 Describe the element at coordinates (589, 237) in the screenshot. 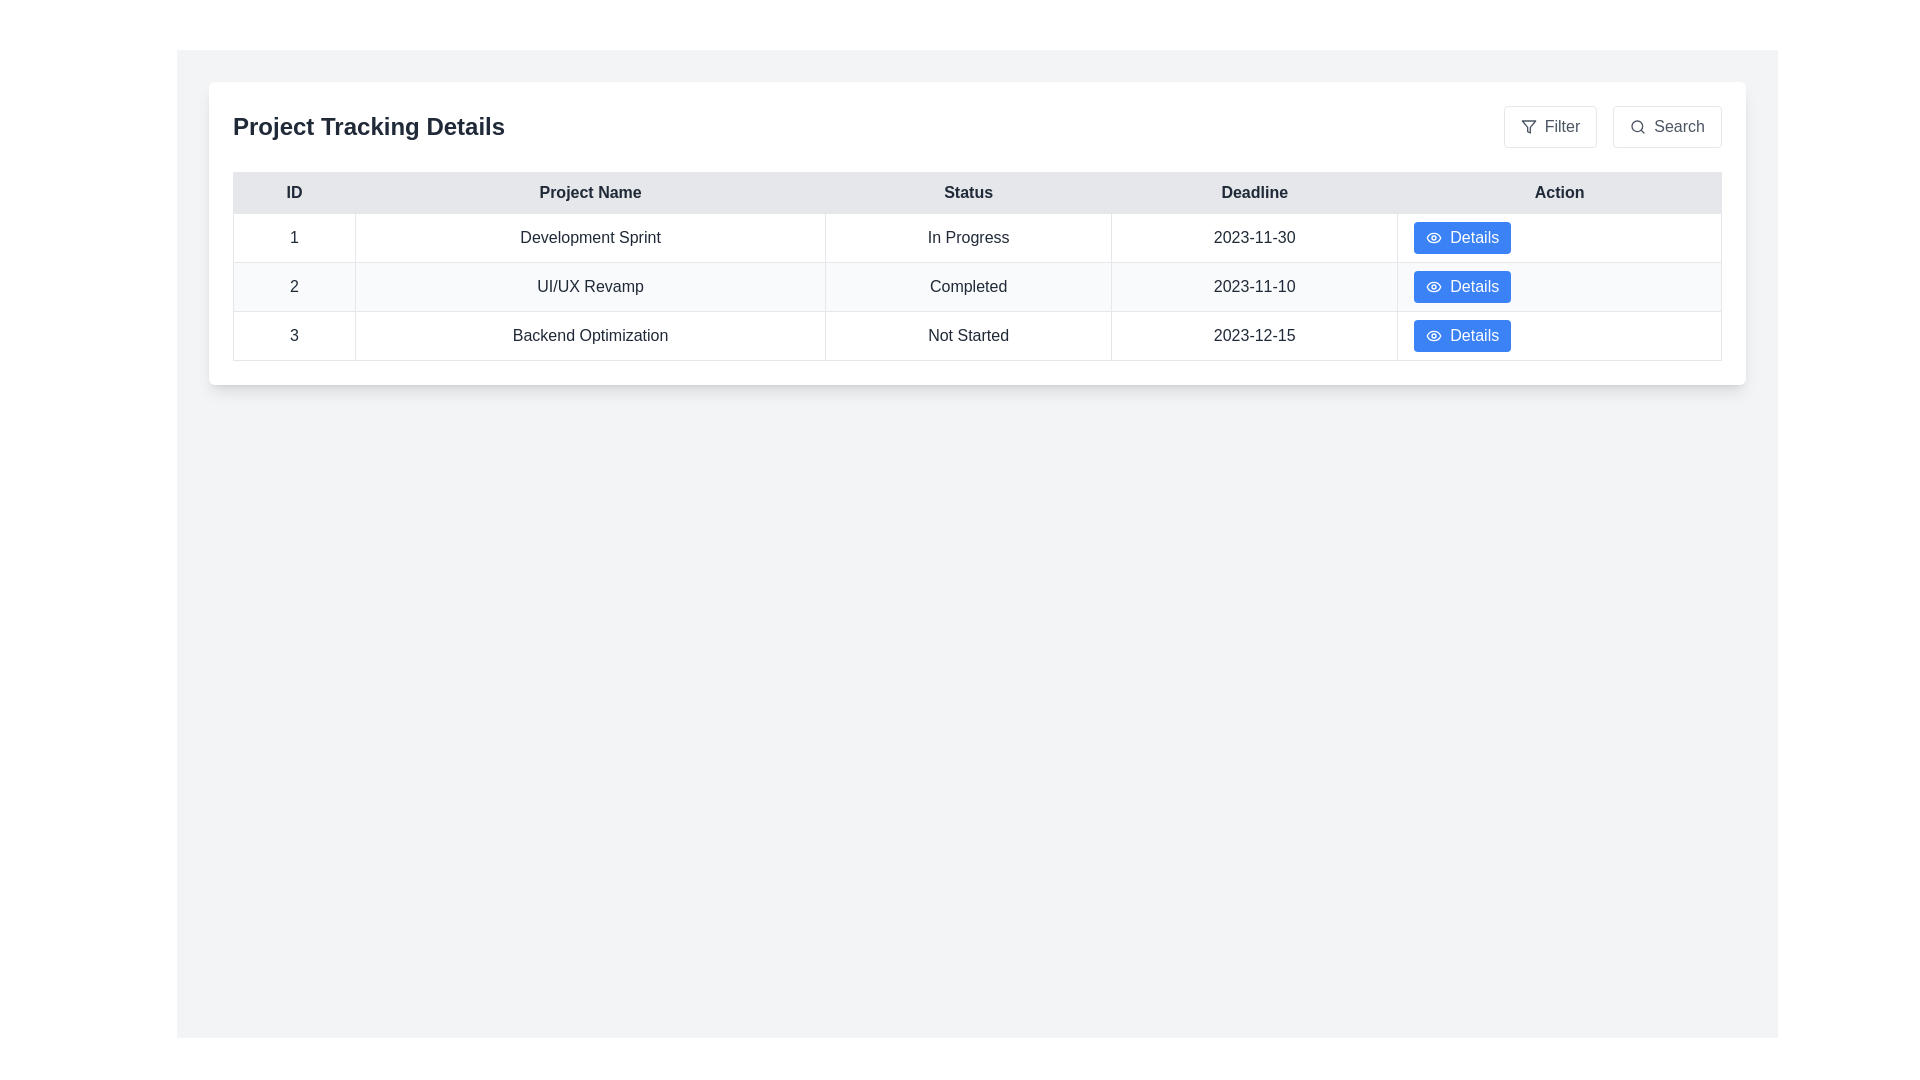

I see `text displayed in the text label that identifies the project name for the entry in the second column of the first row of the table` at that location.